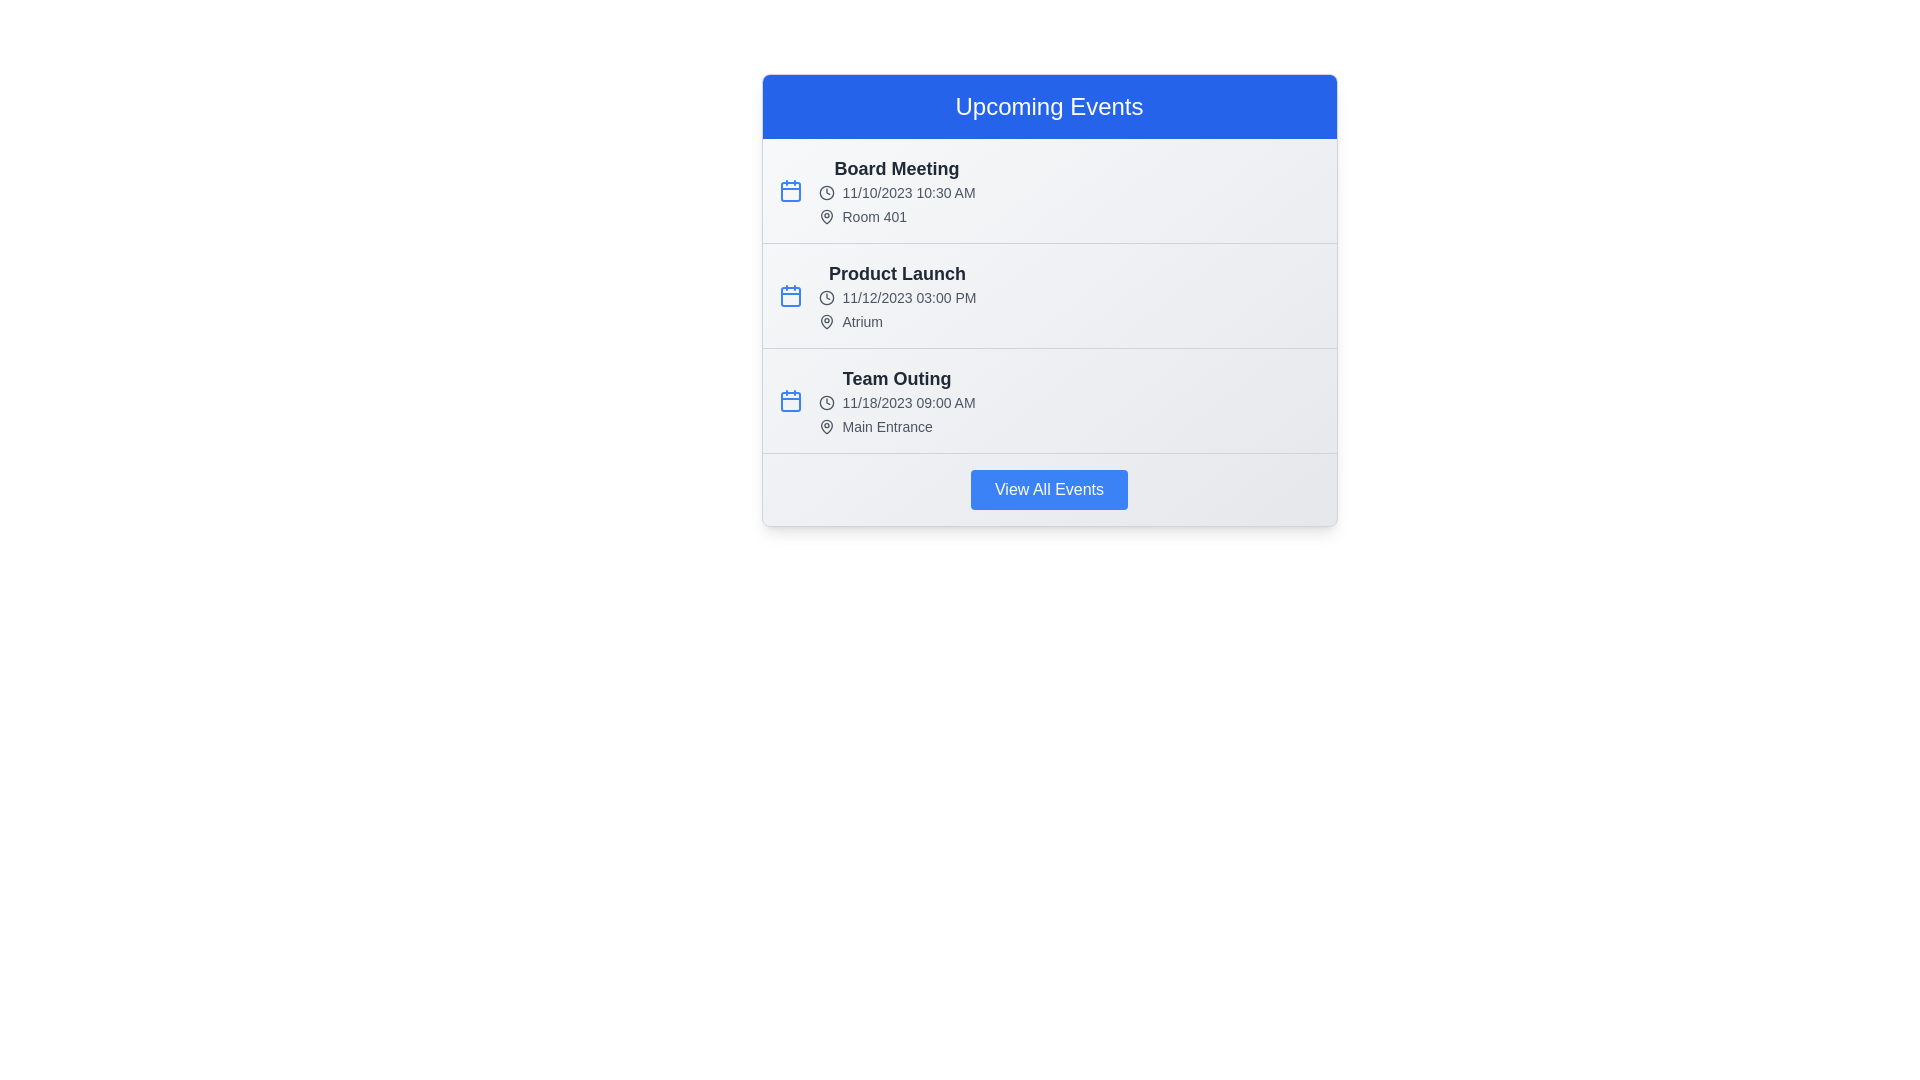 The image size is (1920, 1080). What do you see at coordinates (789, 192) in the screenshot?
I see `the decorative graphic element that is part of the calendar icon, located to the left of the 'Board Meeting' event entry` at bounding box center [789, 192].